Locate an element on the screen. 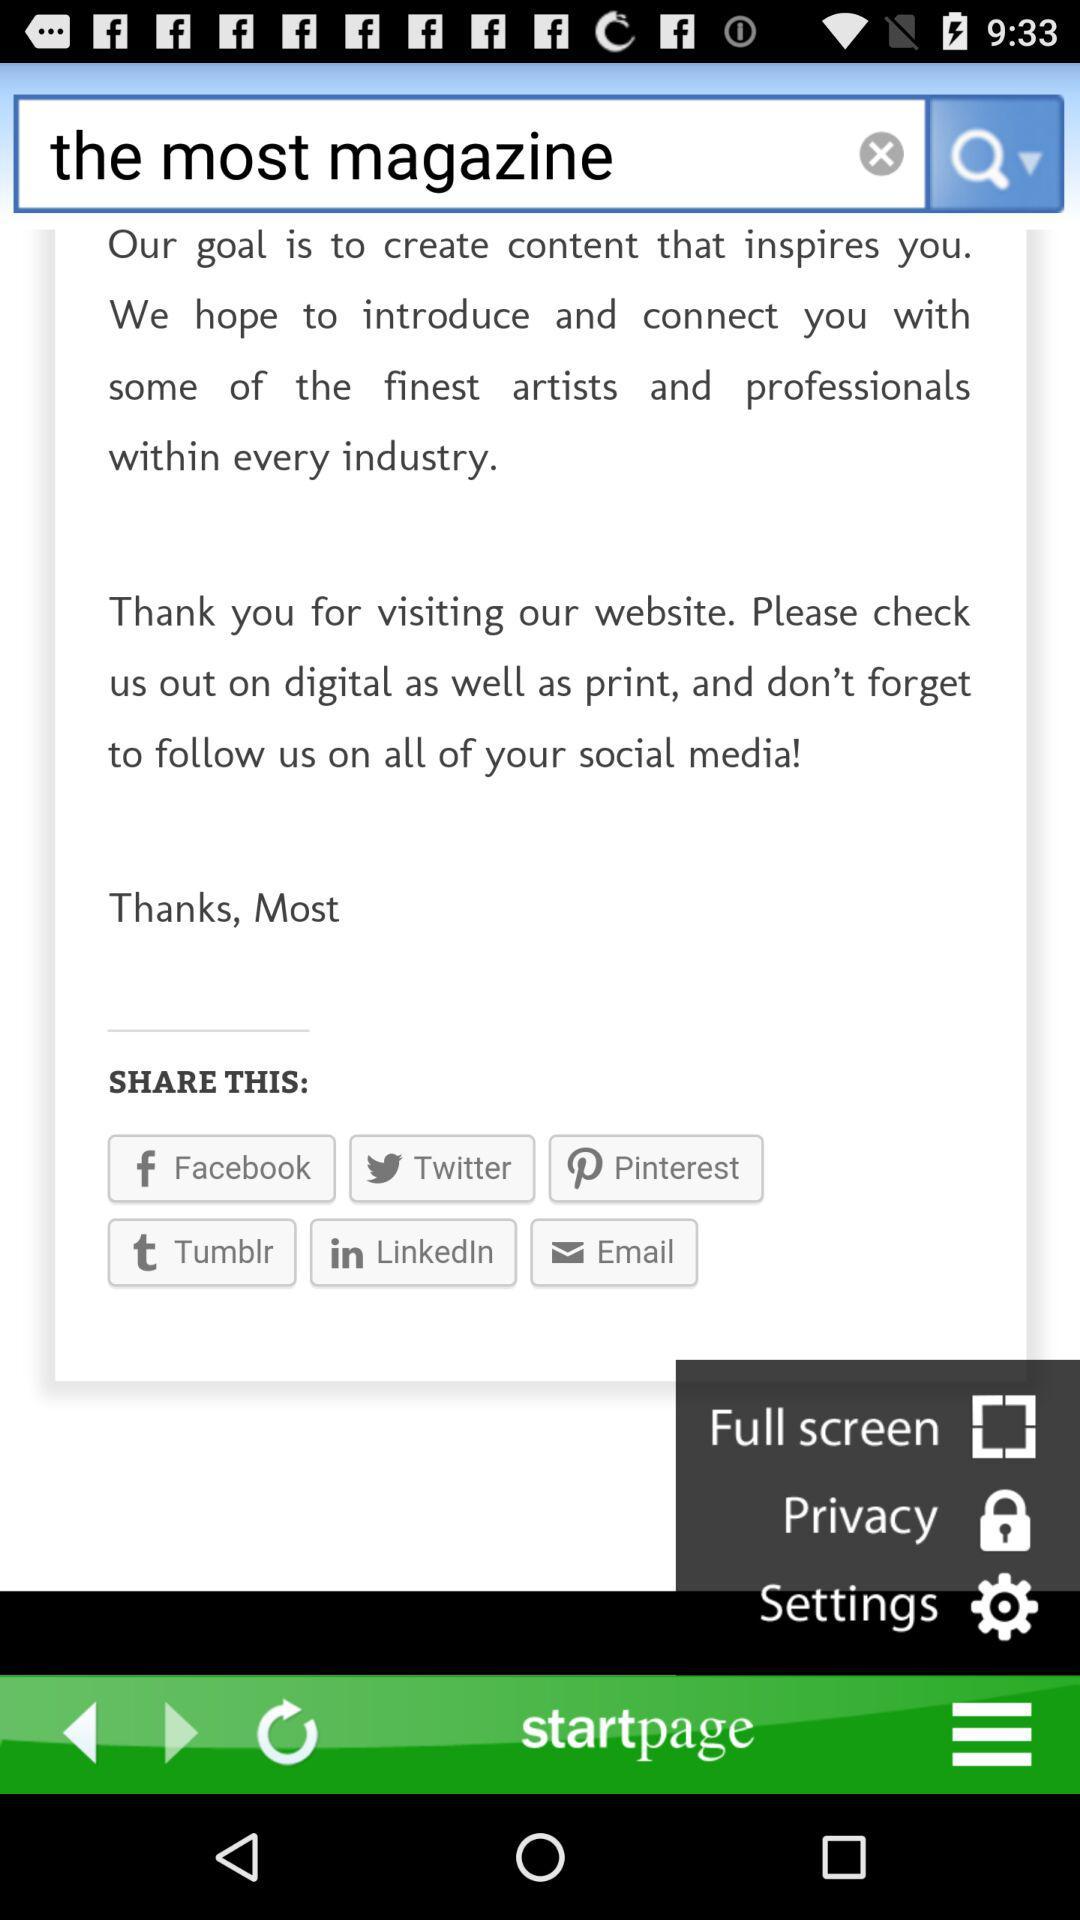 This screenshot has width=1080, height=1920. the videocam icon is located at coordinates (876, 1529).